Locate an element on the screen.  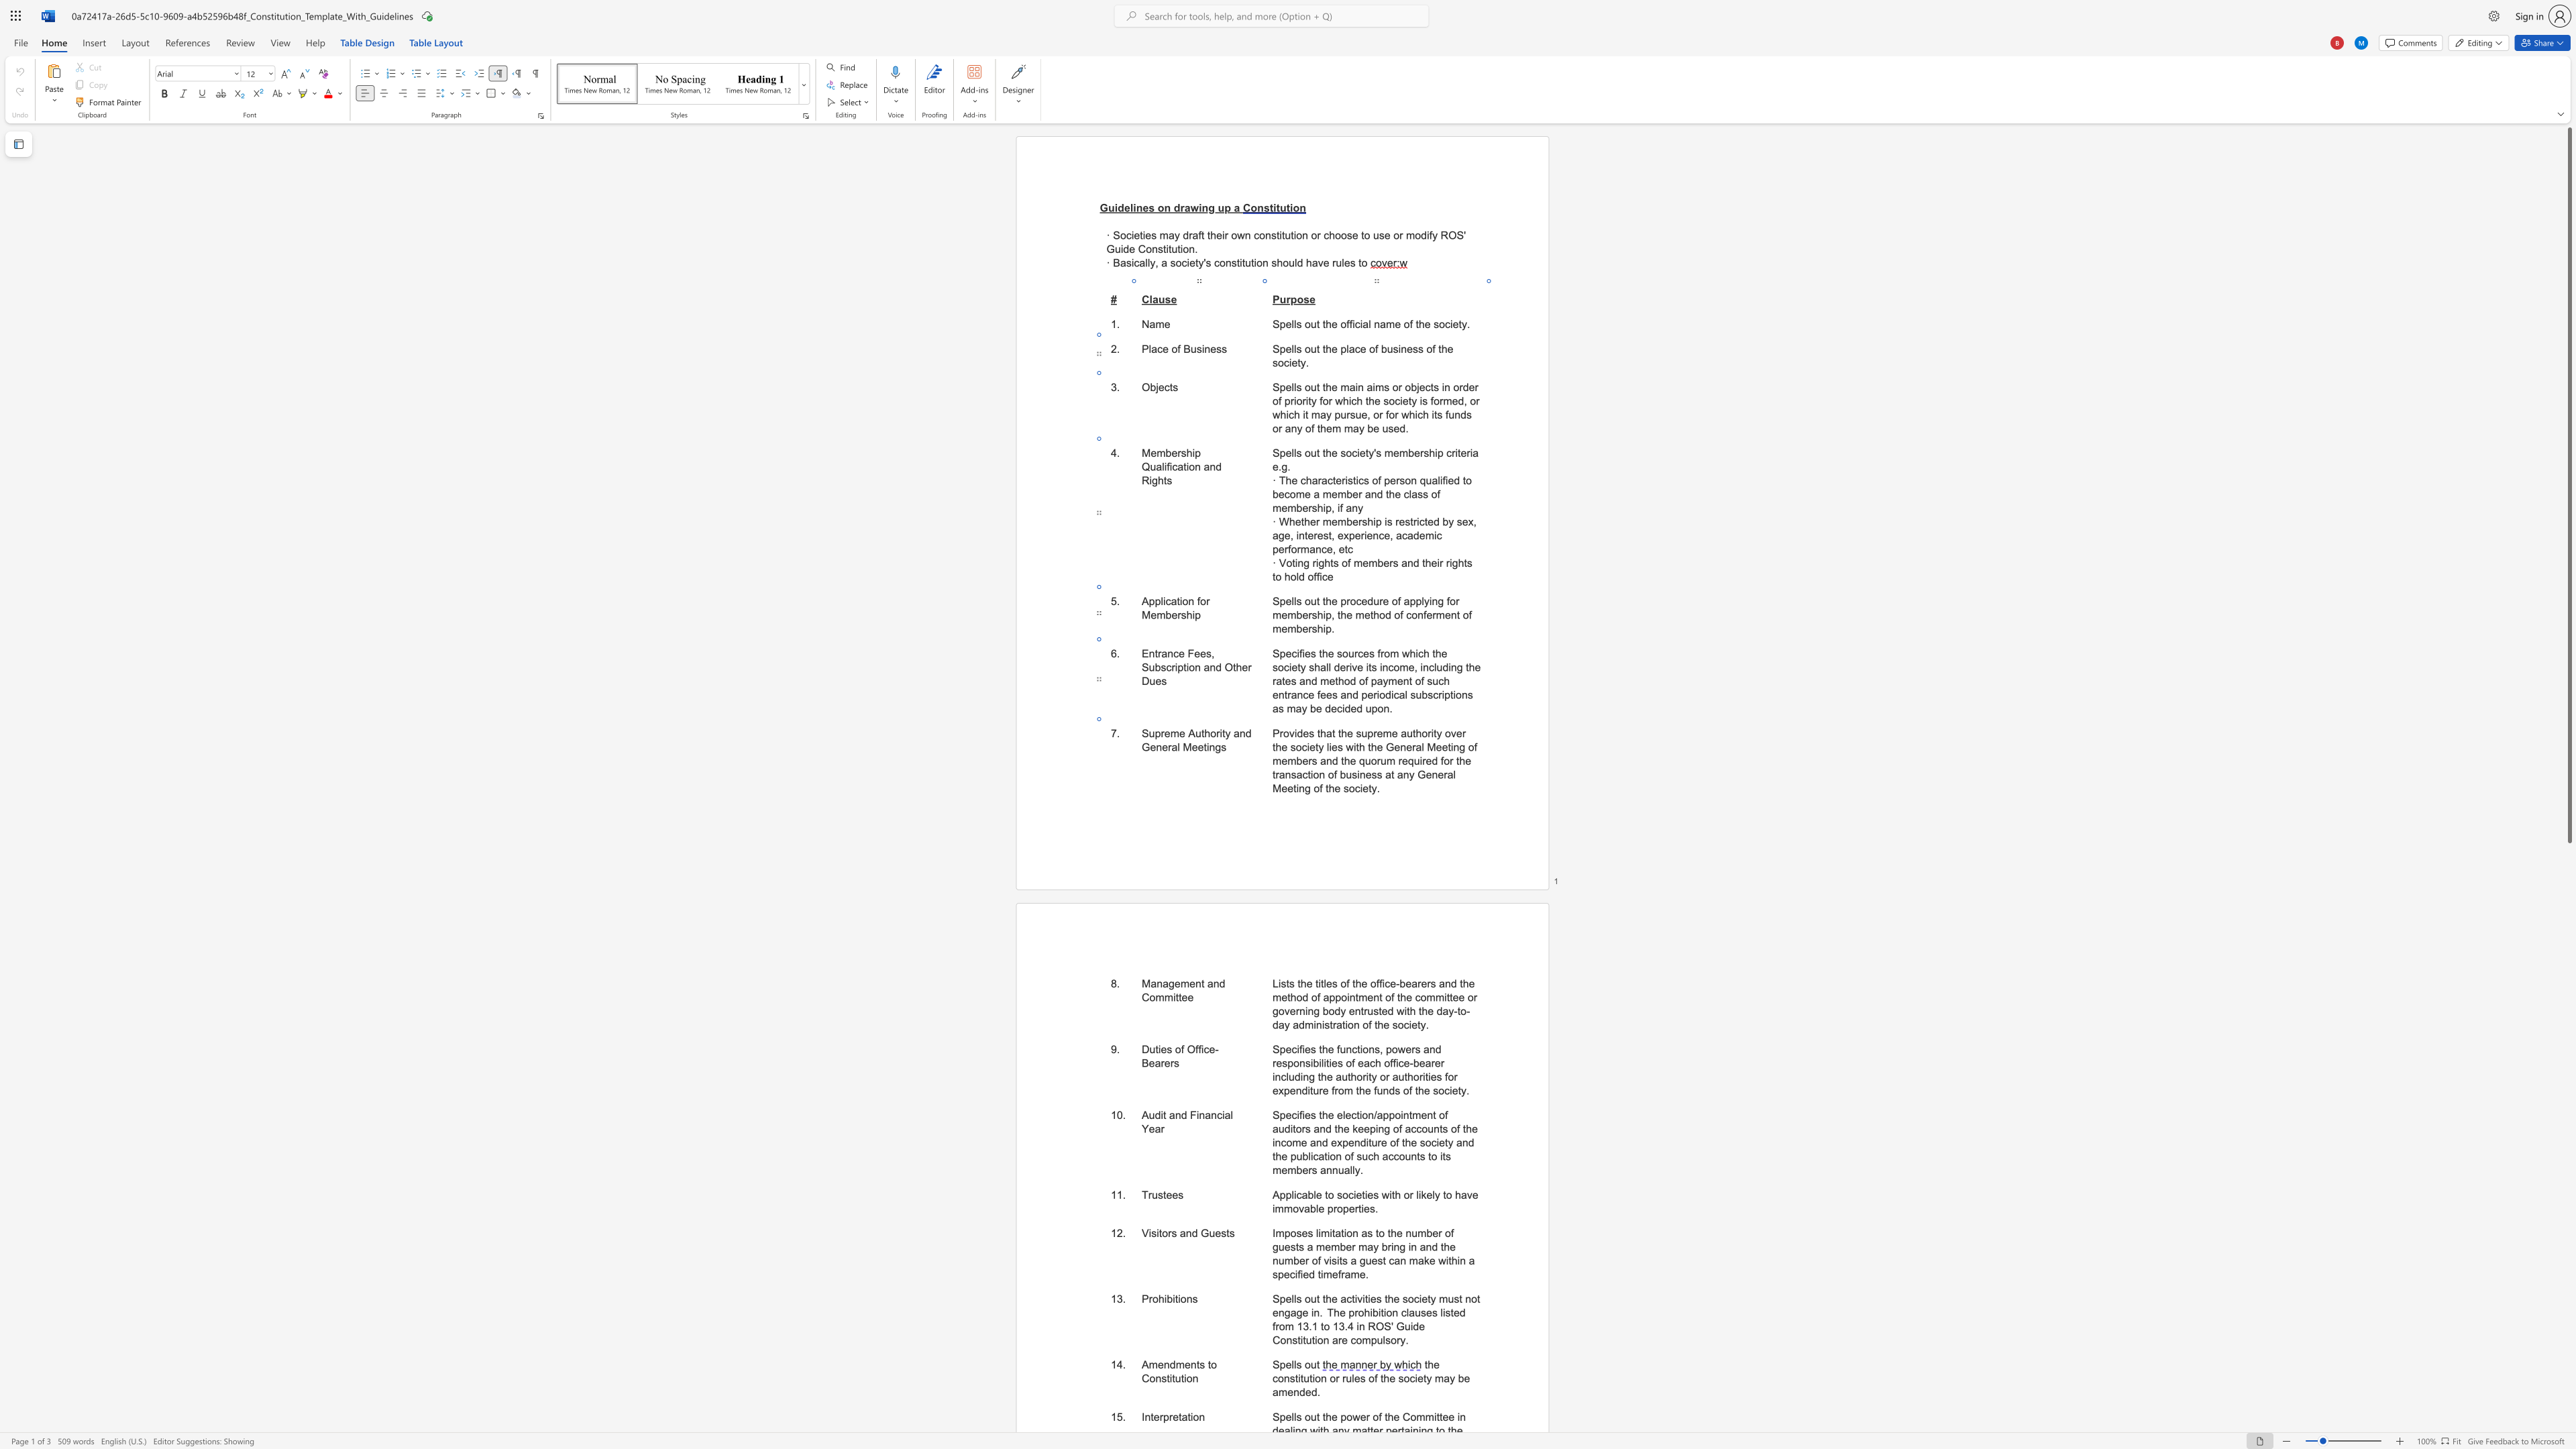
the 1th character "d" in the text is located at coordinates (1193, 1232).